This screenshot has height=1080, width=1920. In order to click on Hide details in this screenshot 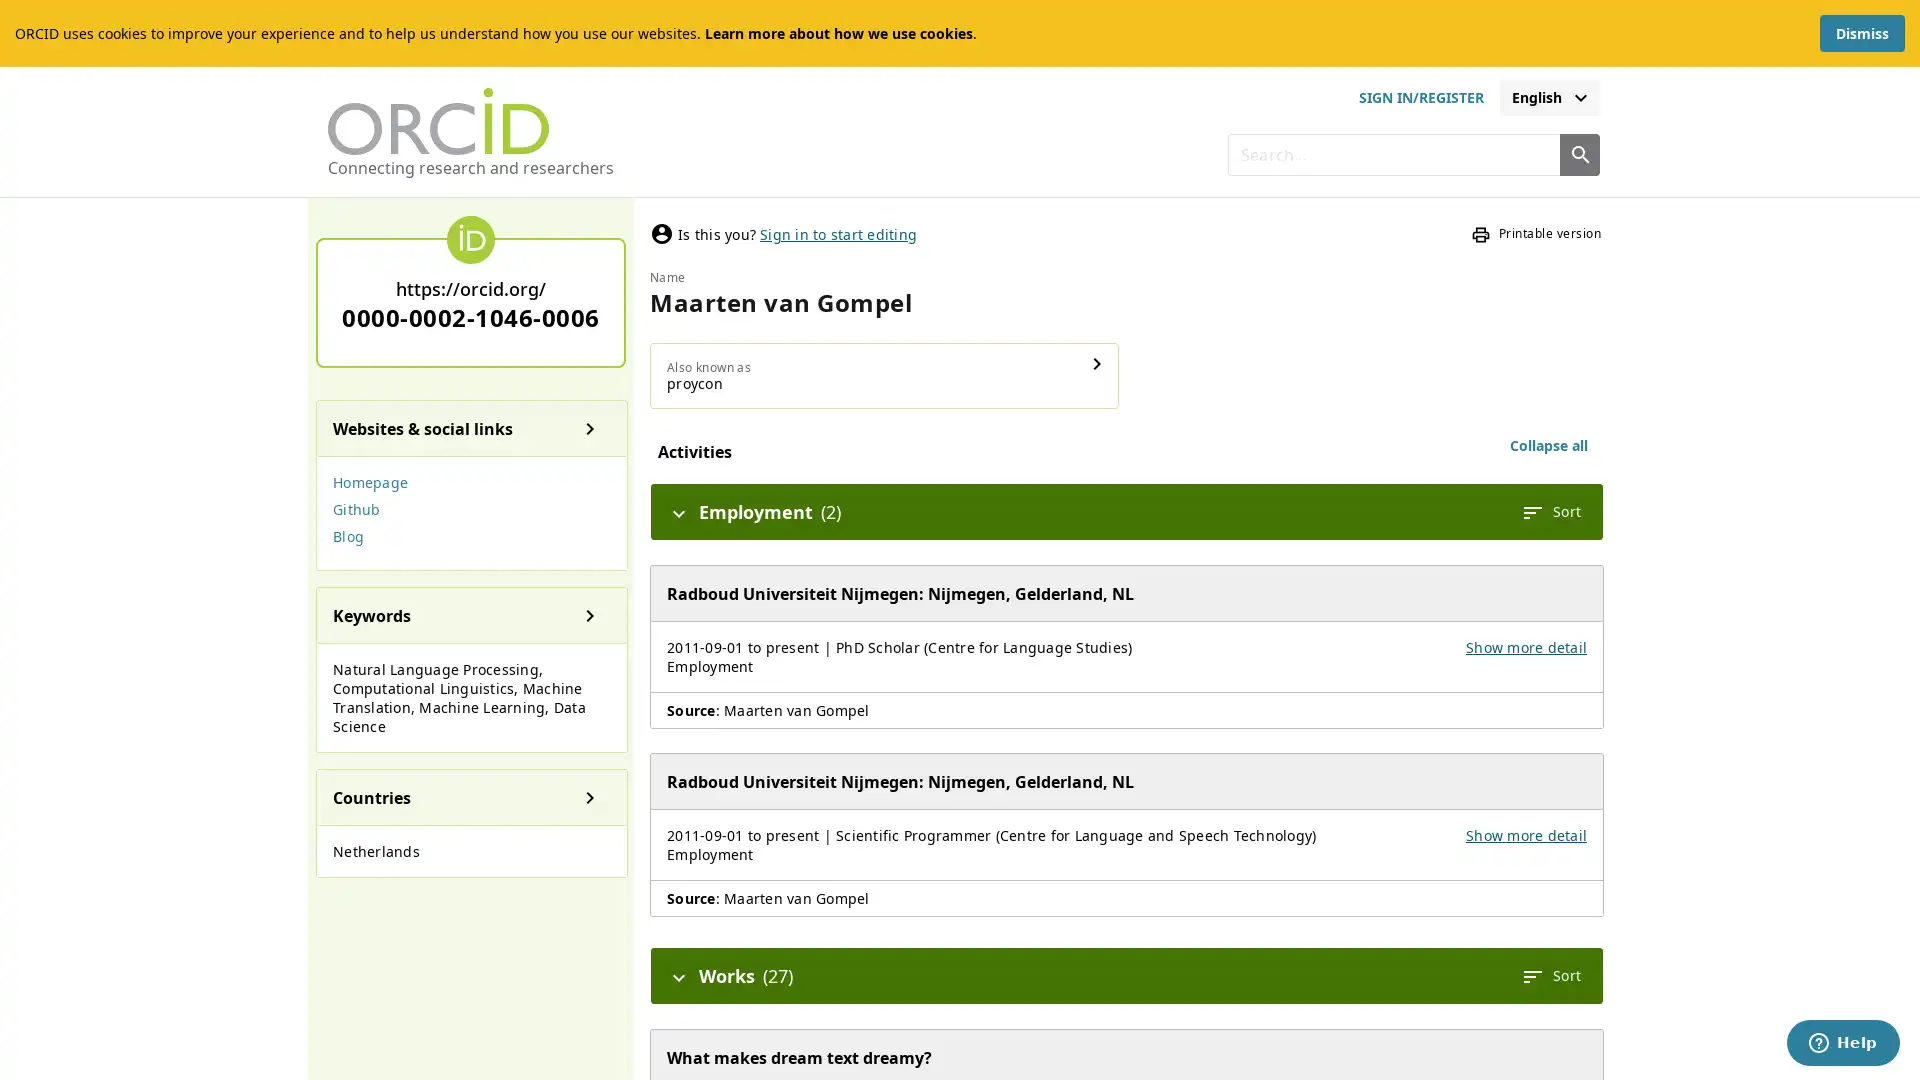, I will do `click(678, 511)`.